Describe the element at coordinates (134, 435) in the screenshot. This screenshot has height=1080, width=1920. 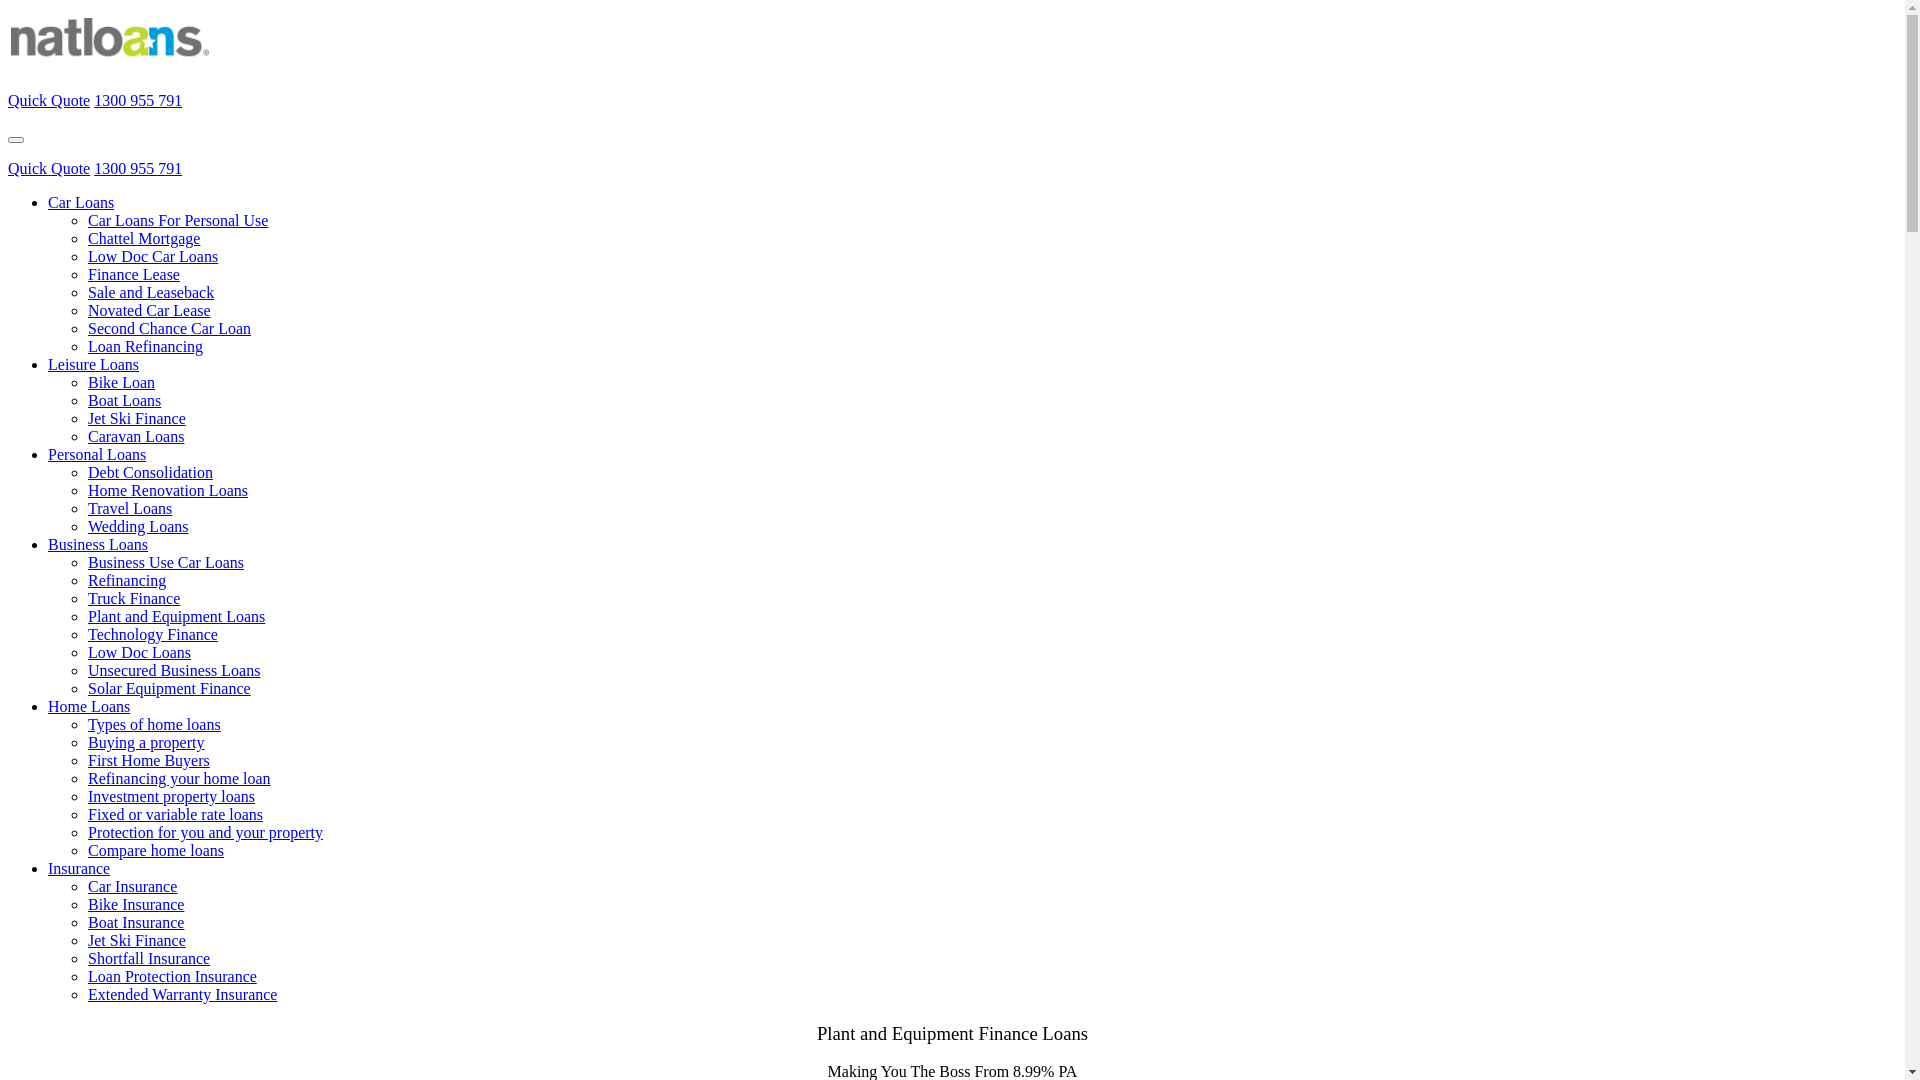
I see `'Caravan Loans'` at that location.